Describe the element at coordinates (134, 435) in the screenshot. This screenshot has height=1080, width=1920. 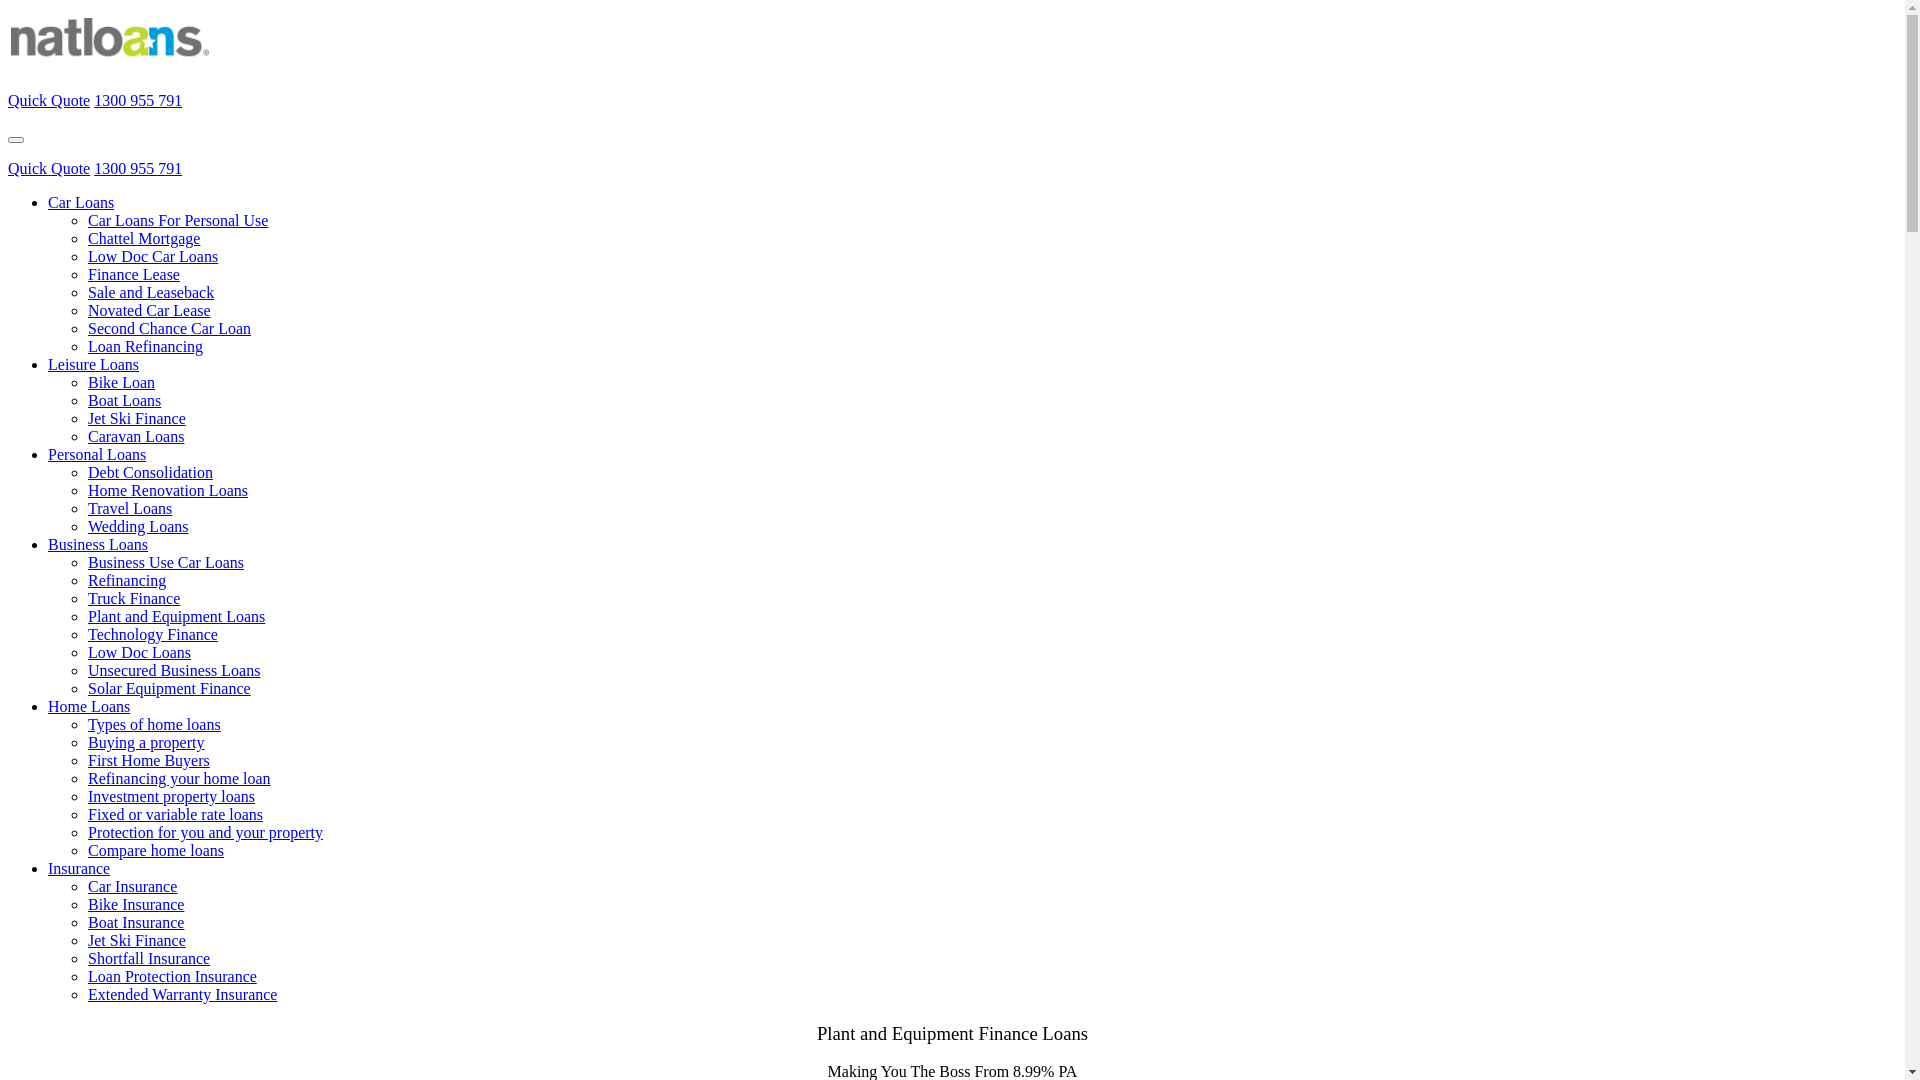
I see `'Caravan Loans'` at that location.